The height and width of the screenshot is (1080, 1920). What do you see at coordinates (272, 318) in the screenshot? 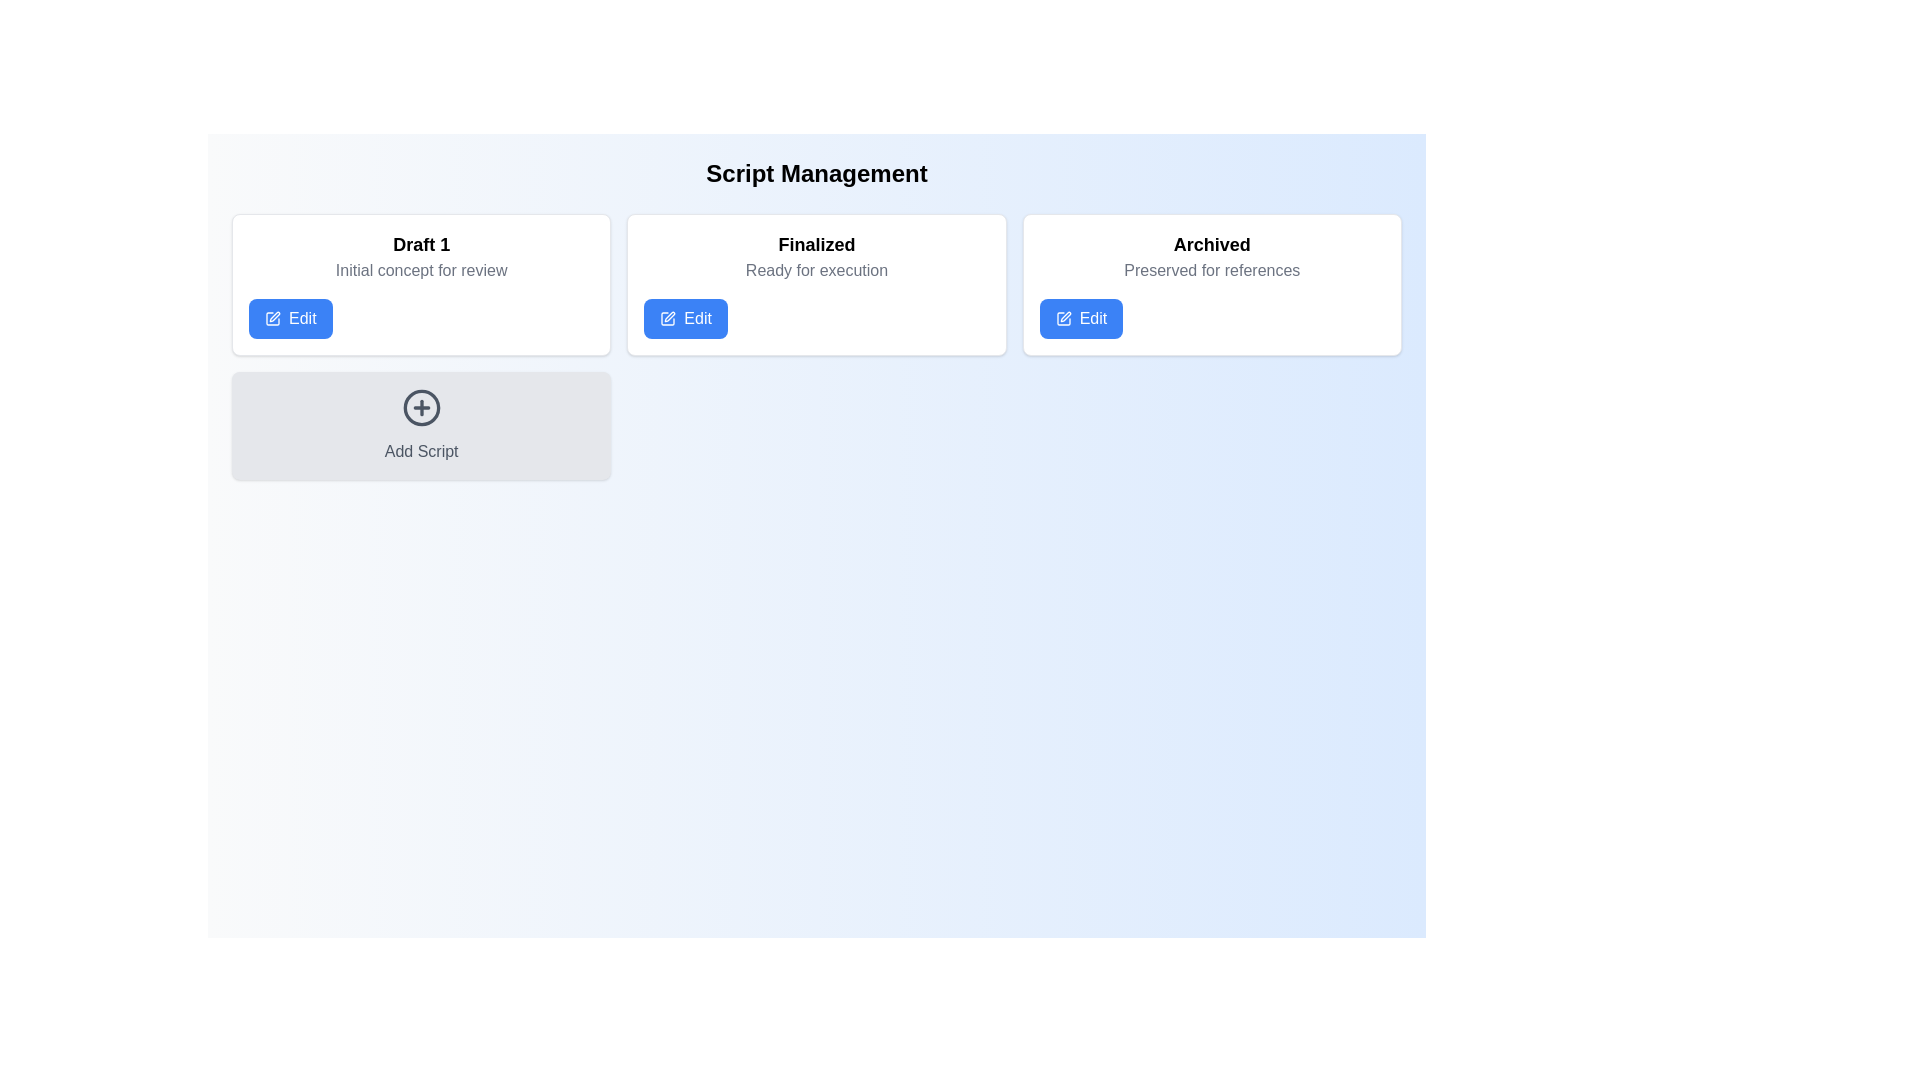
I see `the blue 'Edit' button which contains a small SVG icon resembling a pen within a square outline, located at the bottom of the card titled 'Draft 1'` at bounding box center [272, 318].